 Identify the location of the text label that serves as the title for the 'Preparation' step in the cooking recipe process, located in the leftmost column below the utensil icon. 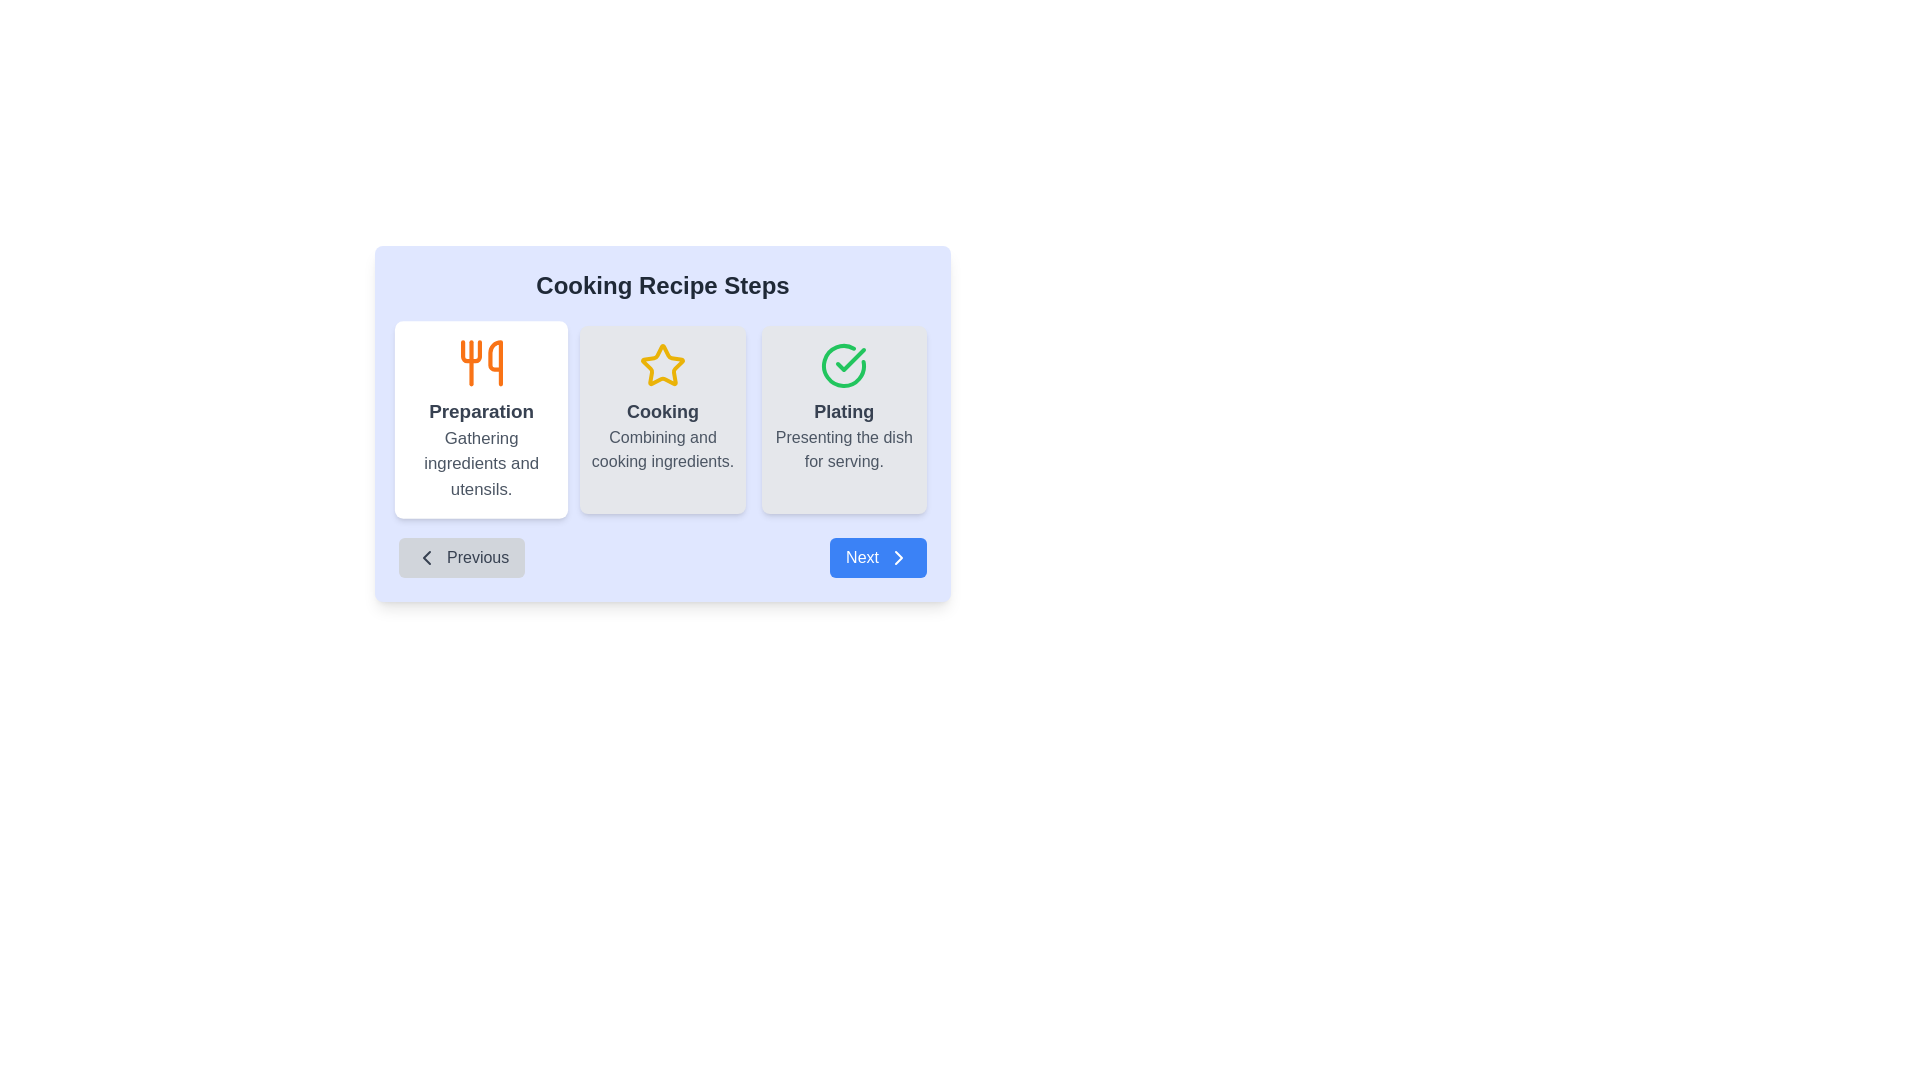
(481, 410).